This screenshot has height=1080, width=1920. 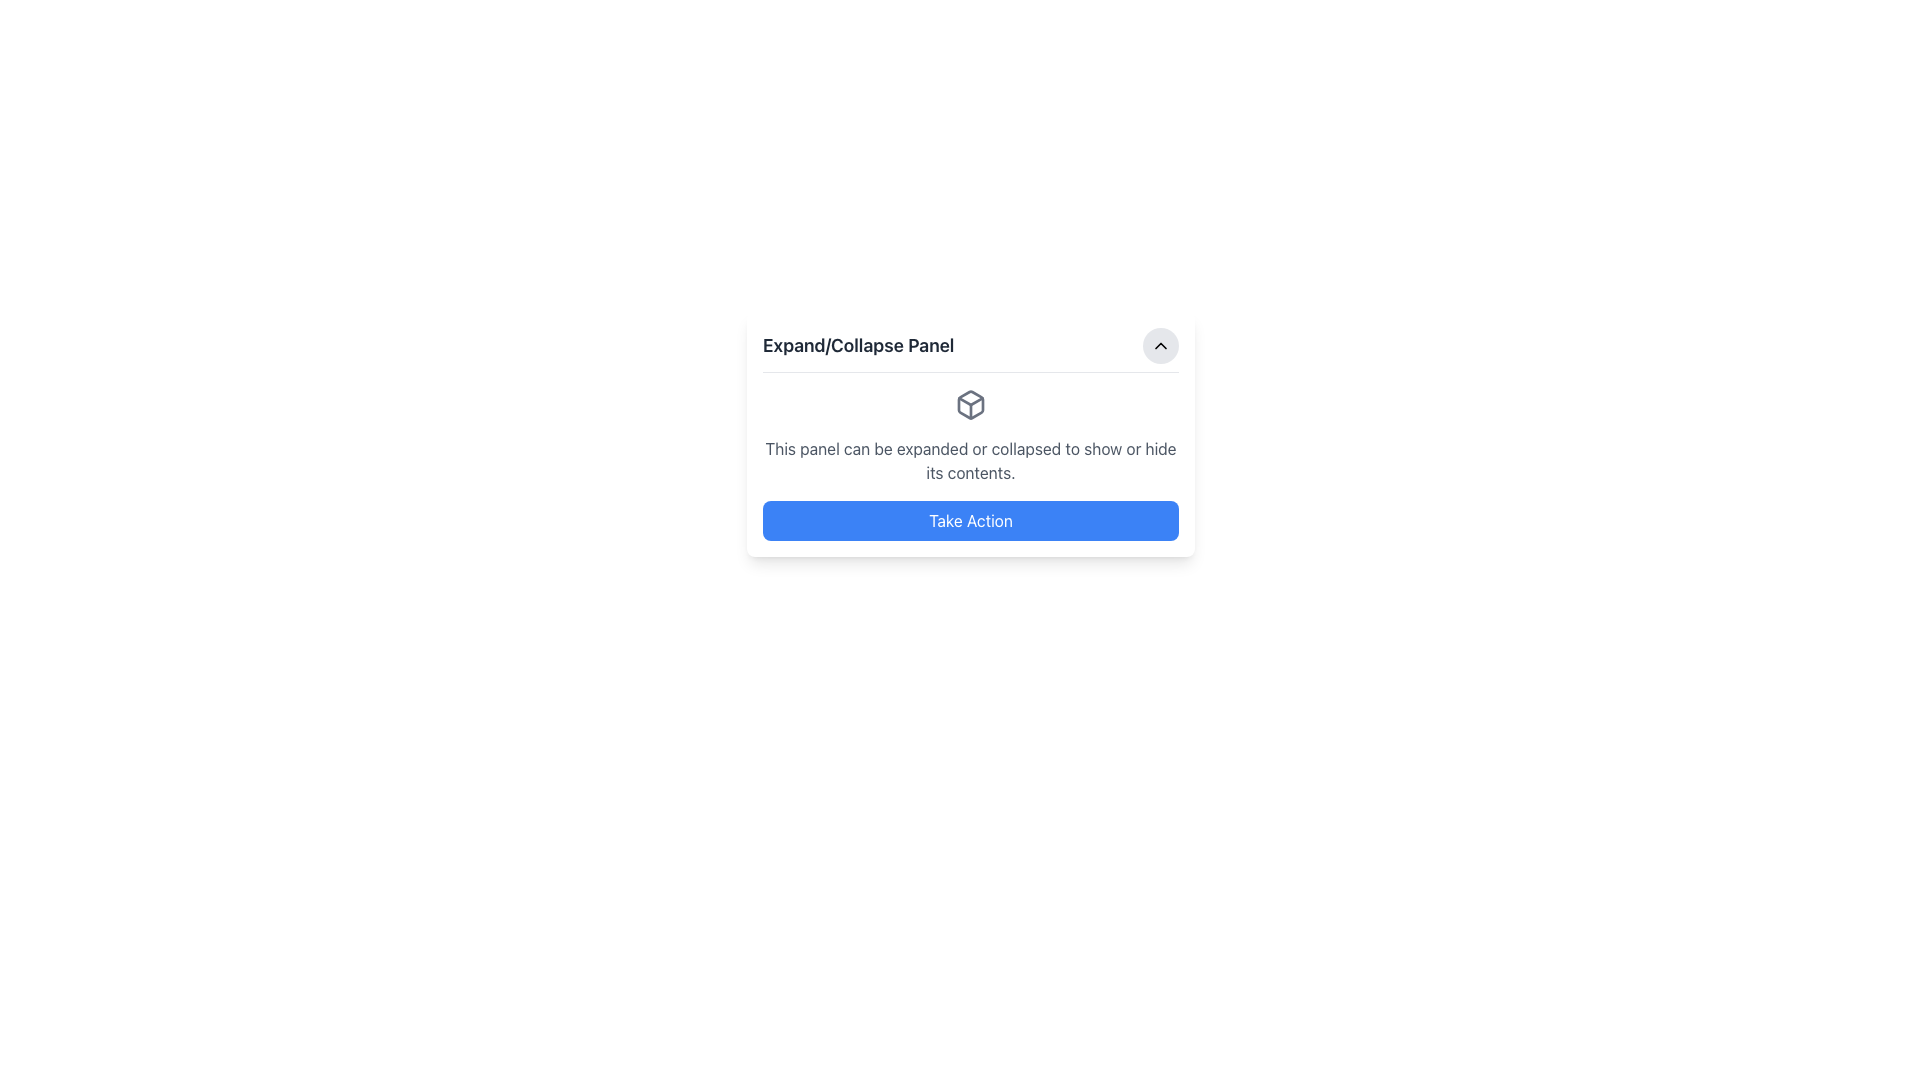 What do you see at coordinates (970, 519) in the screenshot?
I see `the button located at the bottom of the panel to trigger hover effects` at bounding box center [970, 519].